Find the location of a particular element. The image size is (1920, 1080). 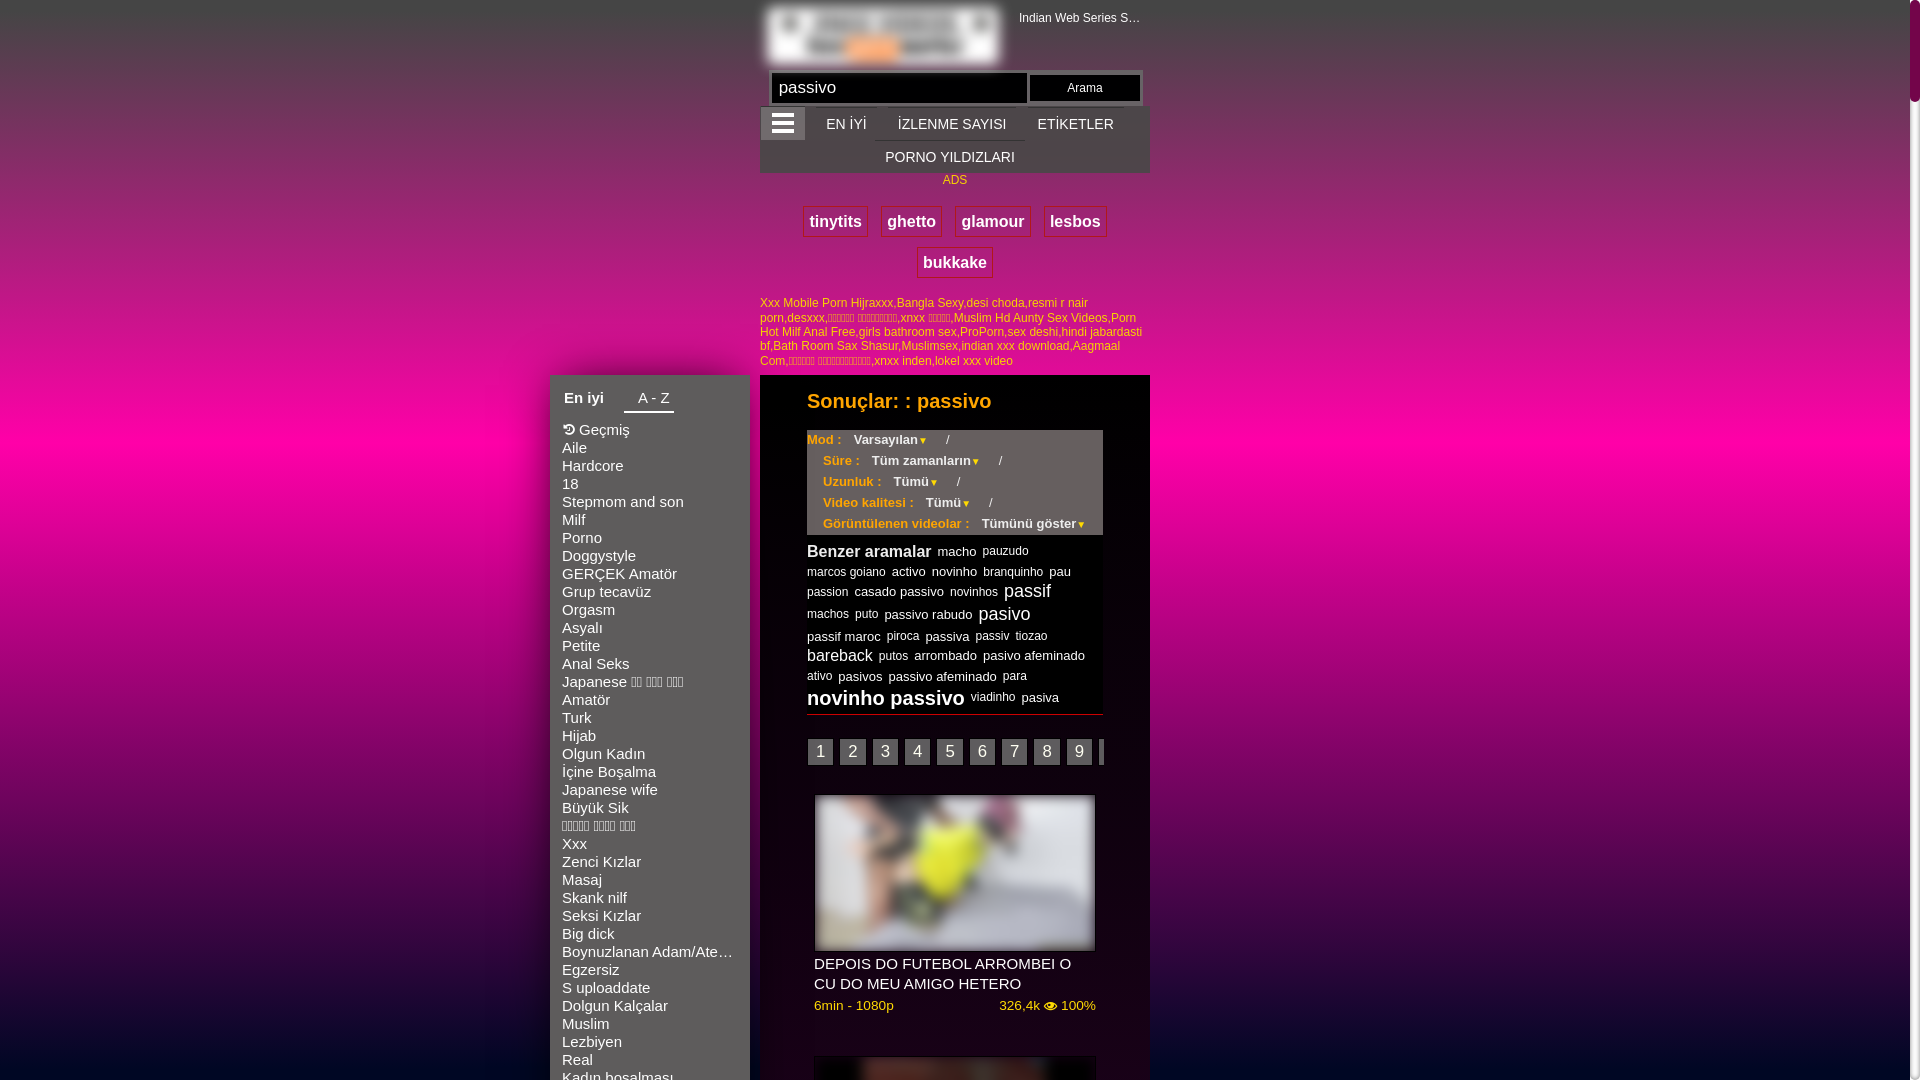

'Anal Seks' is located at coordinates (649, 663).